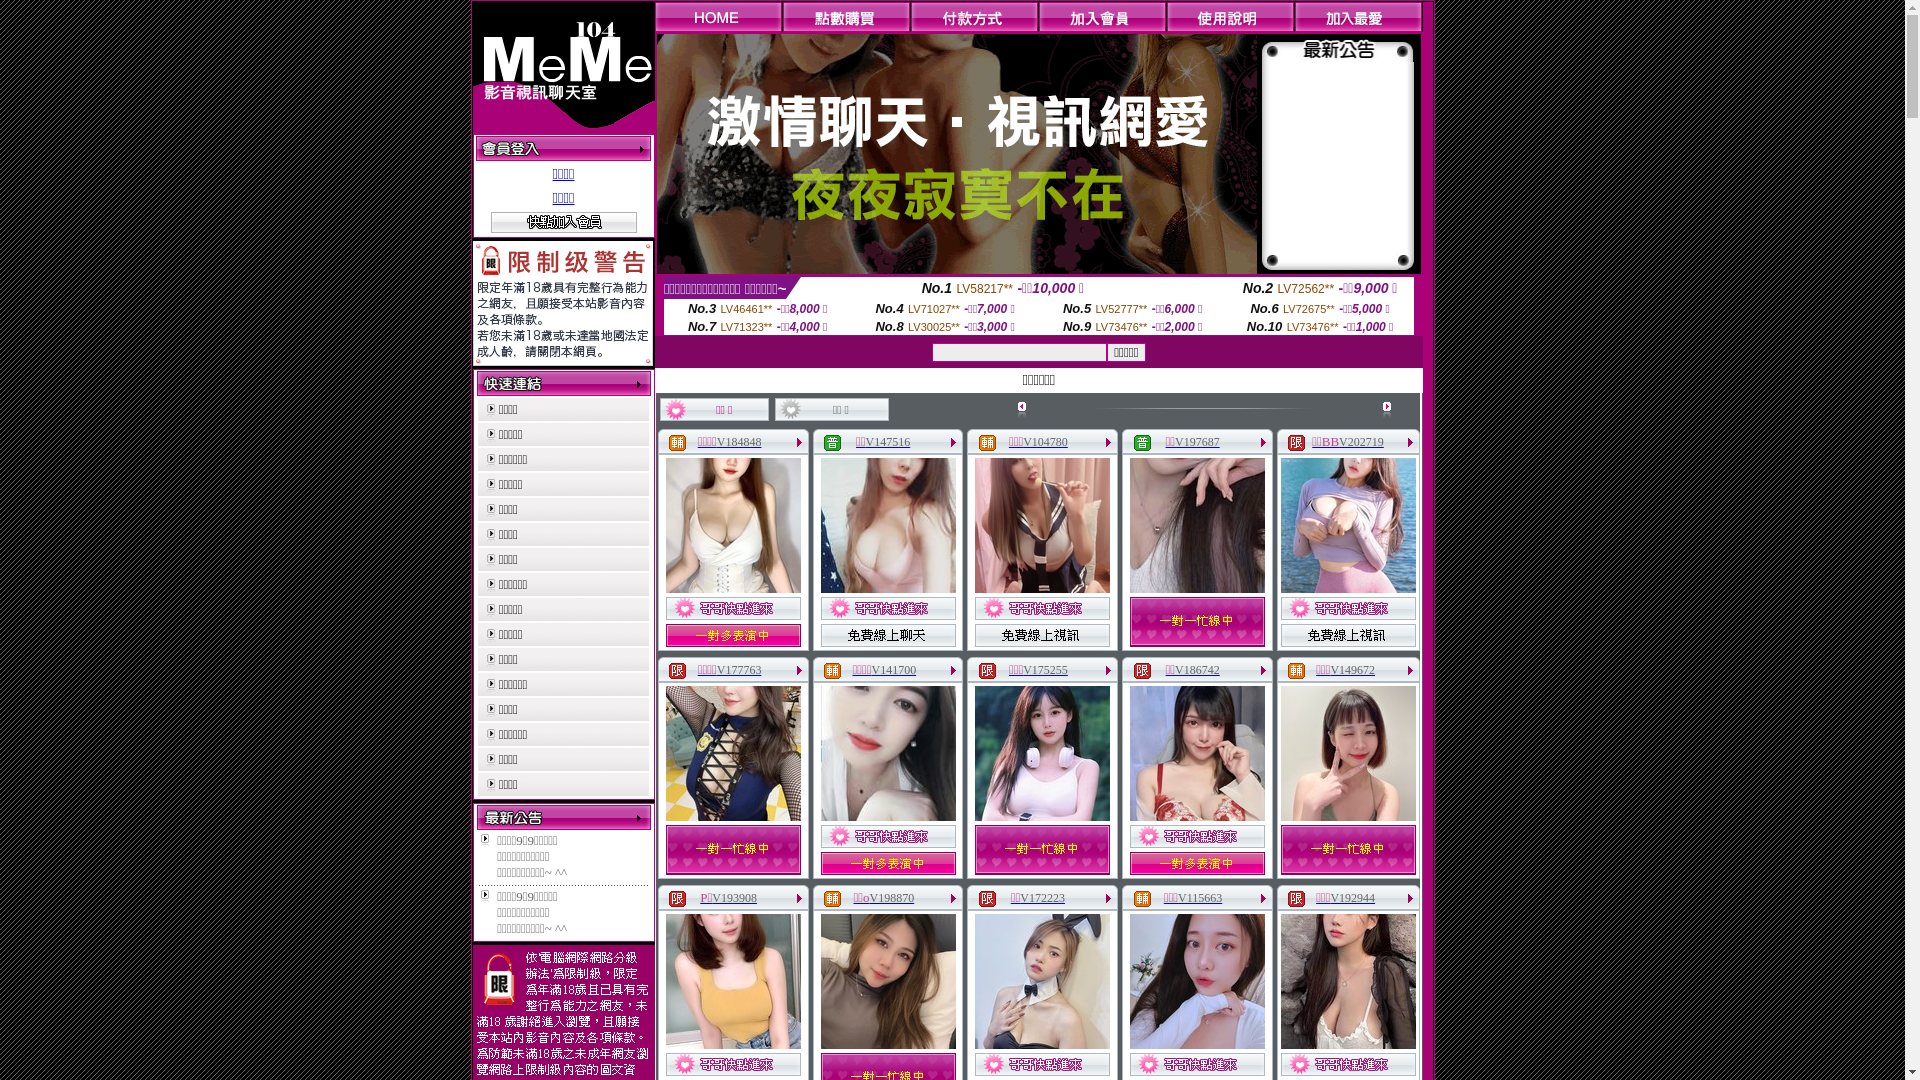 This screenshot has width=1920, height=1080. What do you see at coordinates (892, 670) in the screenshot?
I see `'V141700'` at bounding box center [892, 670].